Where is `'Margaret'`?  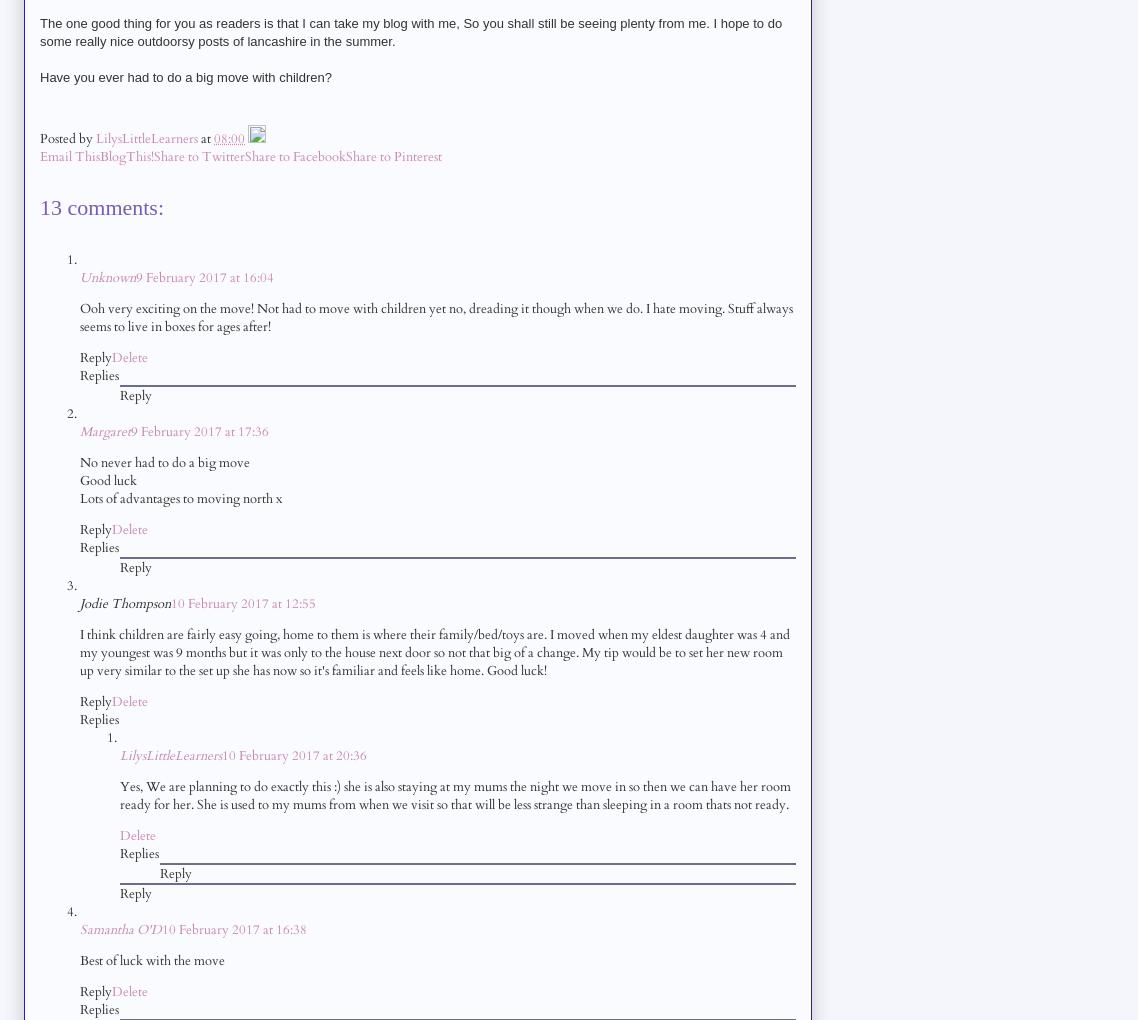 'Margaret' is located at coordinates (104, 429).